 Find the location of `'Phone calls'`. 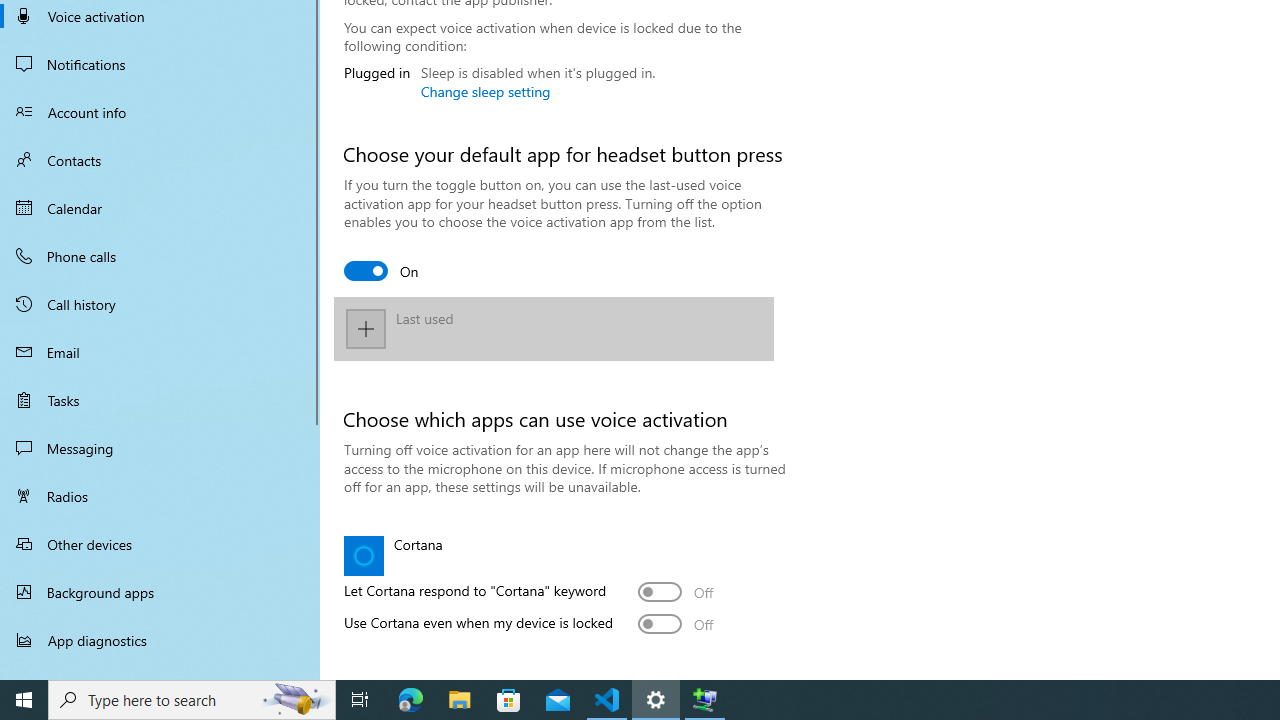

'Phone calls' is located at coordinates (160, 254).